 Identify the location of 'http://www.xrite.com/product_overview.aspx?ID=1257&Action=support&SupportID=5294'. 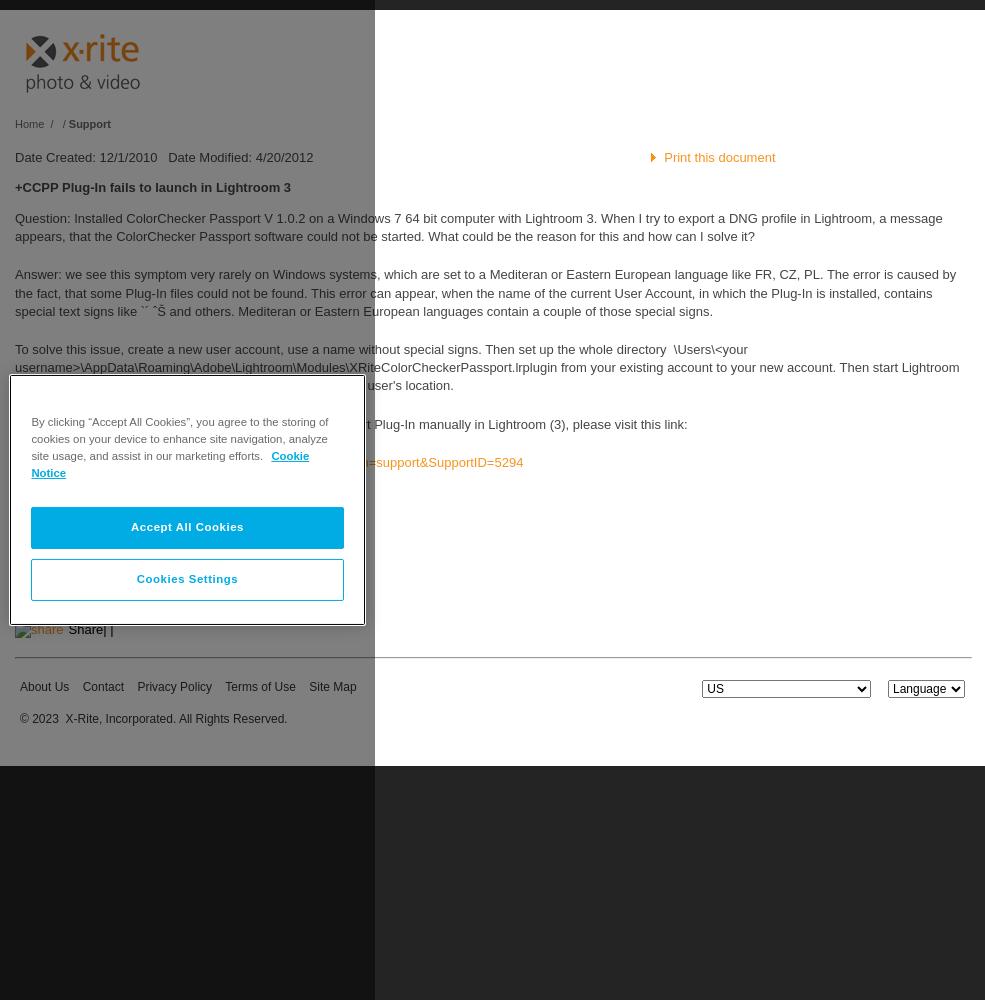
(268, 460).